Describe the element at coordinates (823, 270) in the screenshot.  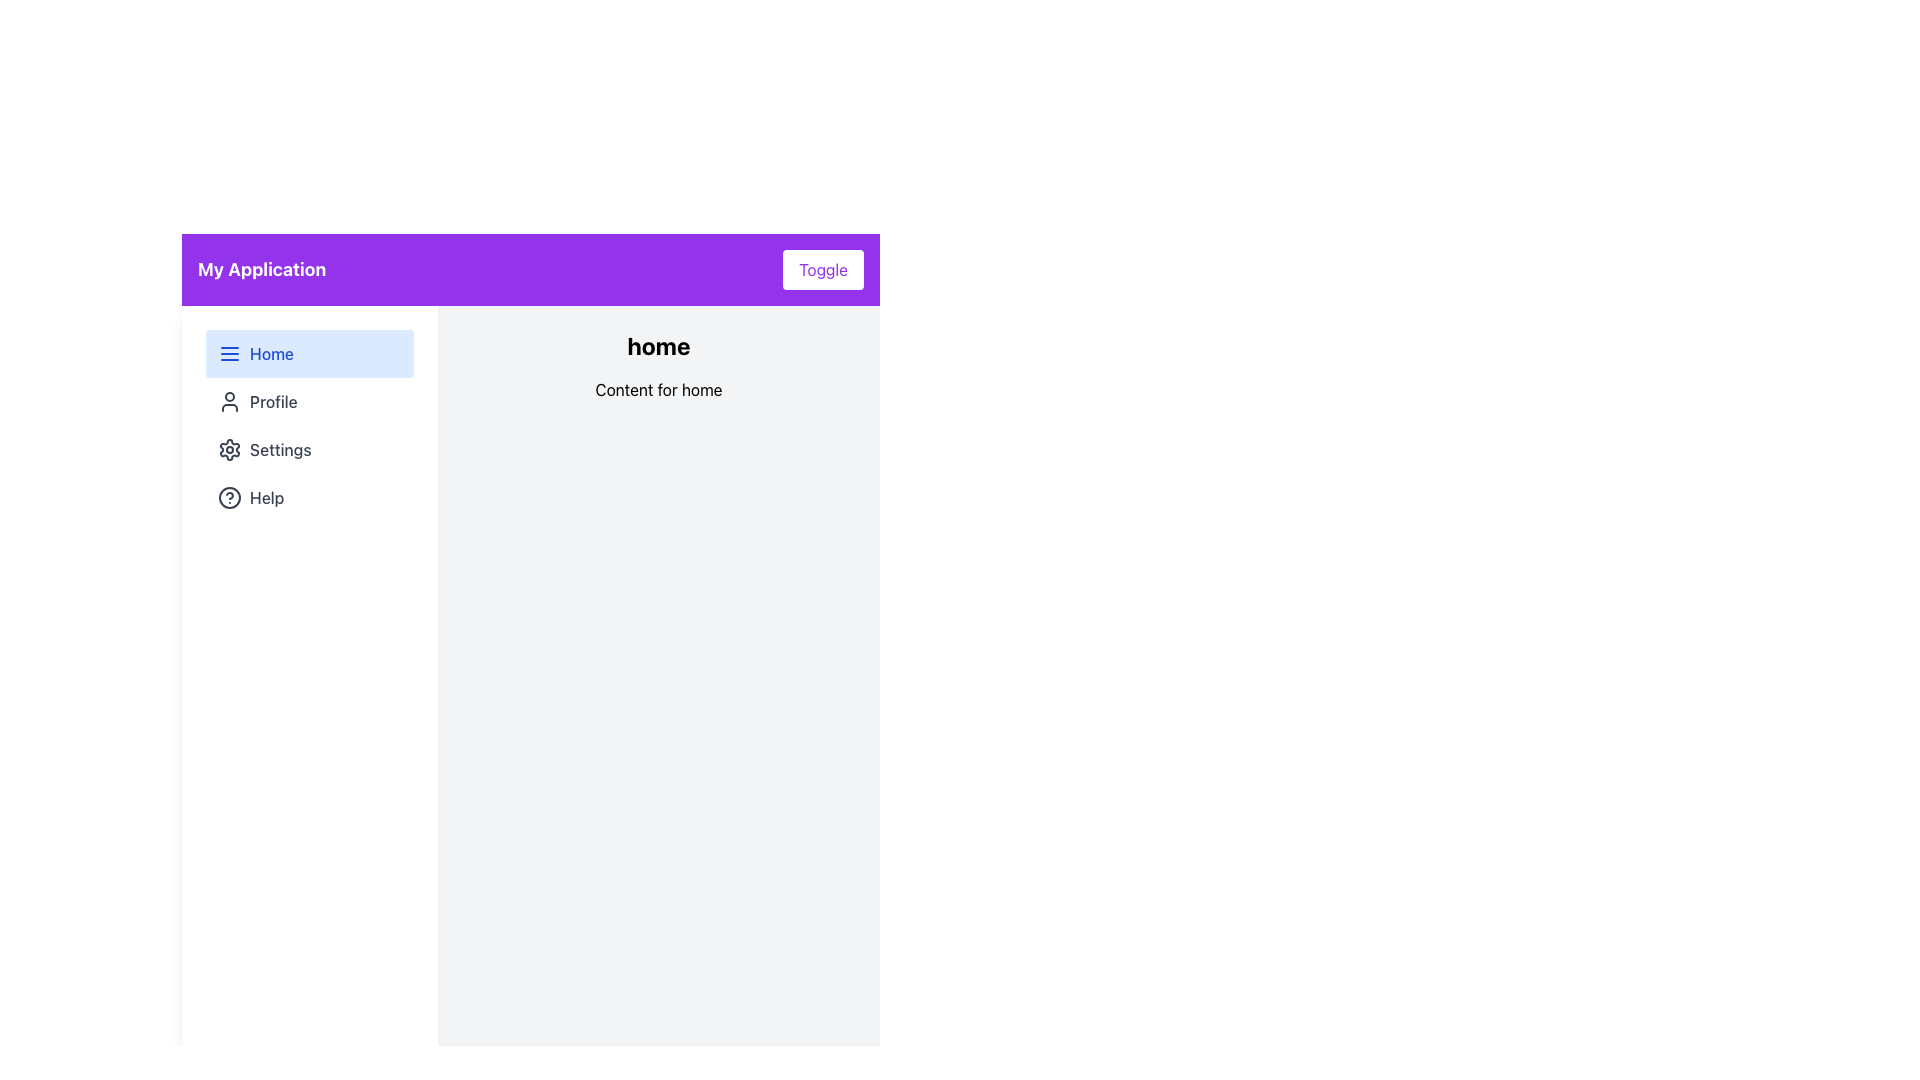
I see `the white button with purple text reading 'Toggle' located in the top right corner of the purple banner header` at that location.